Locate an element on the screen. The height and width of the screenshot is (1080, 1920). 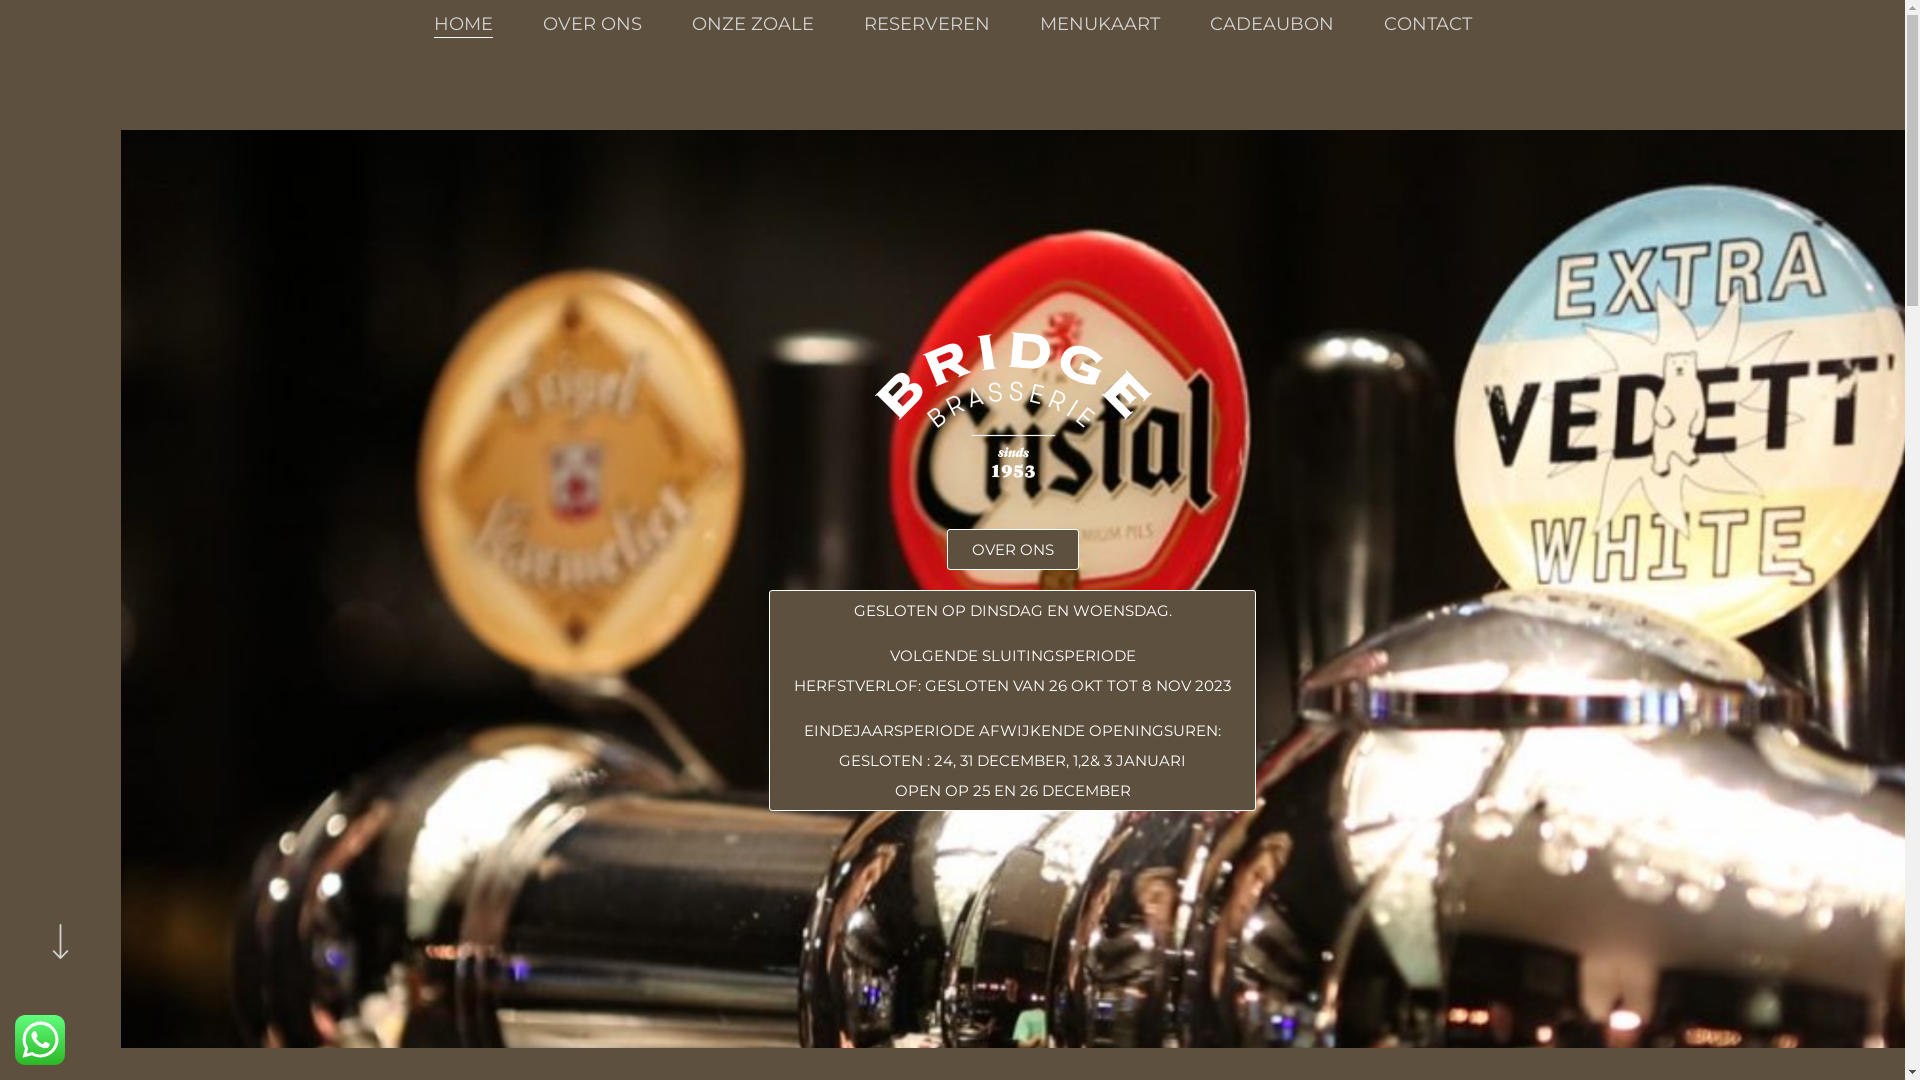
'HOME' is located at coordinates (462, 23).